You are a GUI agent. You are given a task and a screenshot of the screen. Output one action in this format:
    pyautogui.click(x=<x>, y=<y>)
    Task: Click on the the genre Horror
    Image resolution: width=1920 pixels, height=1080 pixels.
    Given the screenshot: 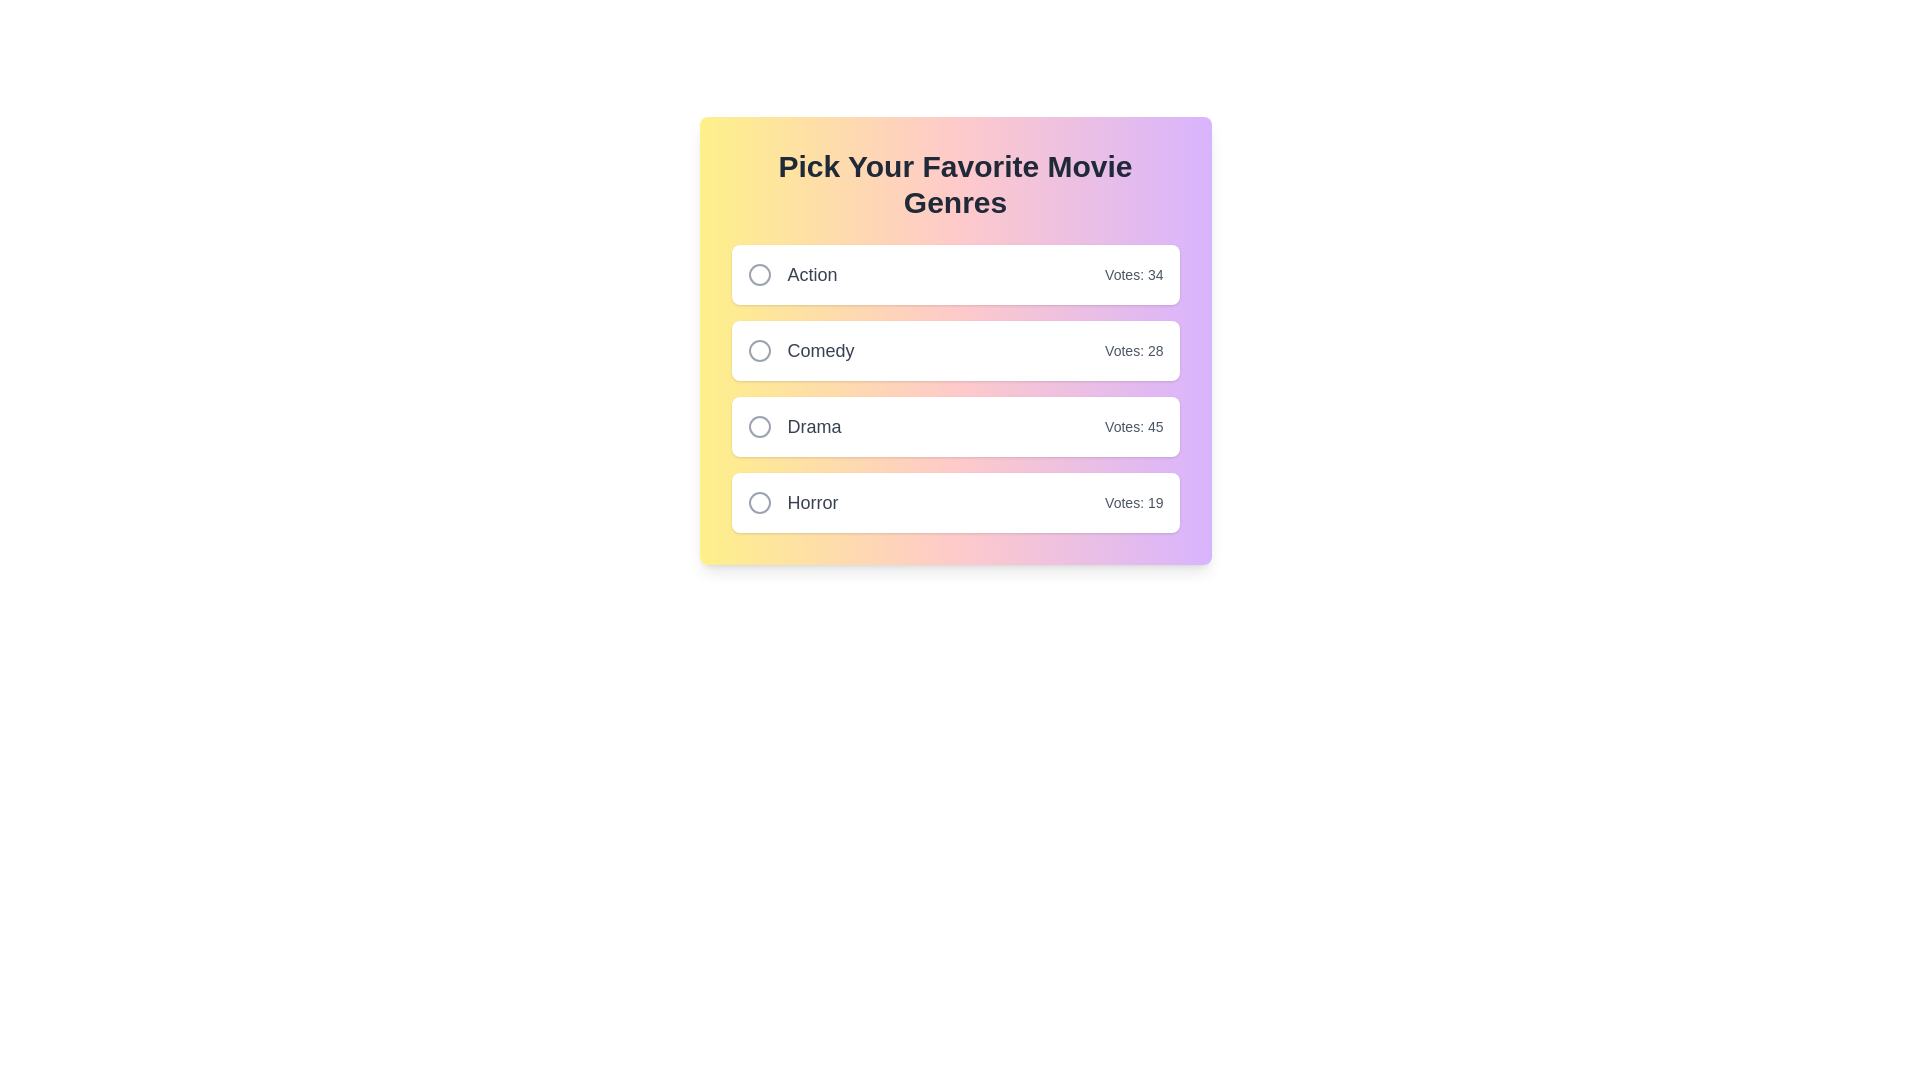 What is the action you would take?
    pyautogui.click(x=758, y=501)
    